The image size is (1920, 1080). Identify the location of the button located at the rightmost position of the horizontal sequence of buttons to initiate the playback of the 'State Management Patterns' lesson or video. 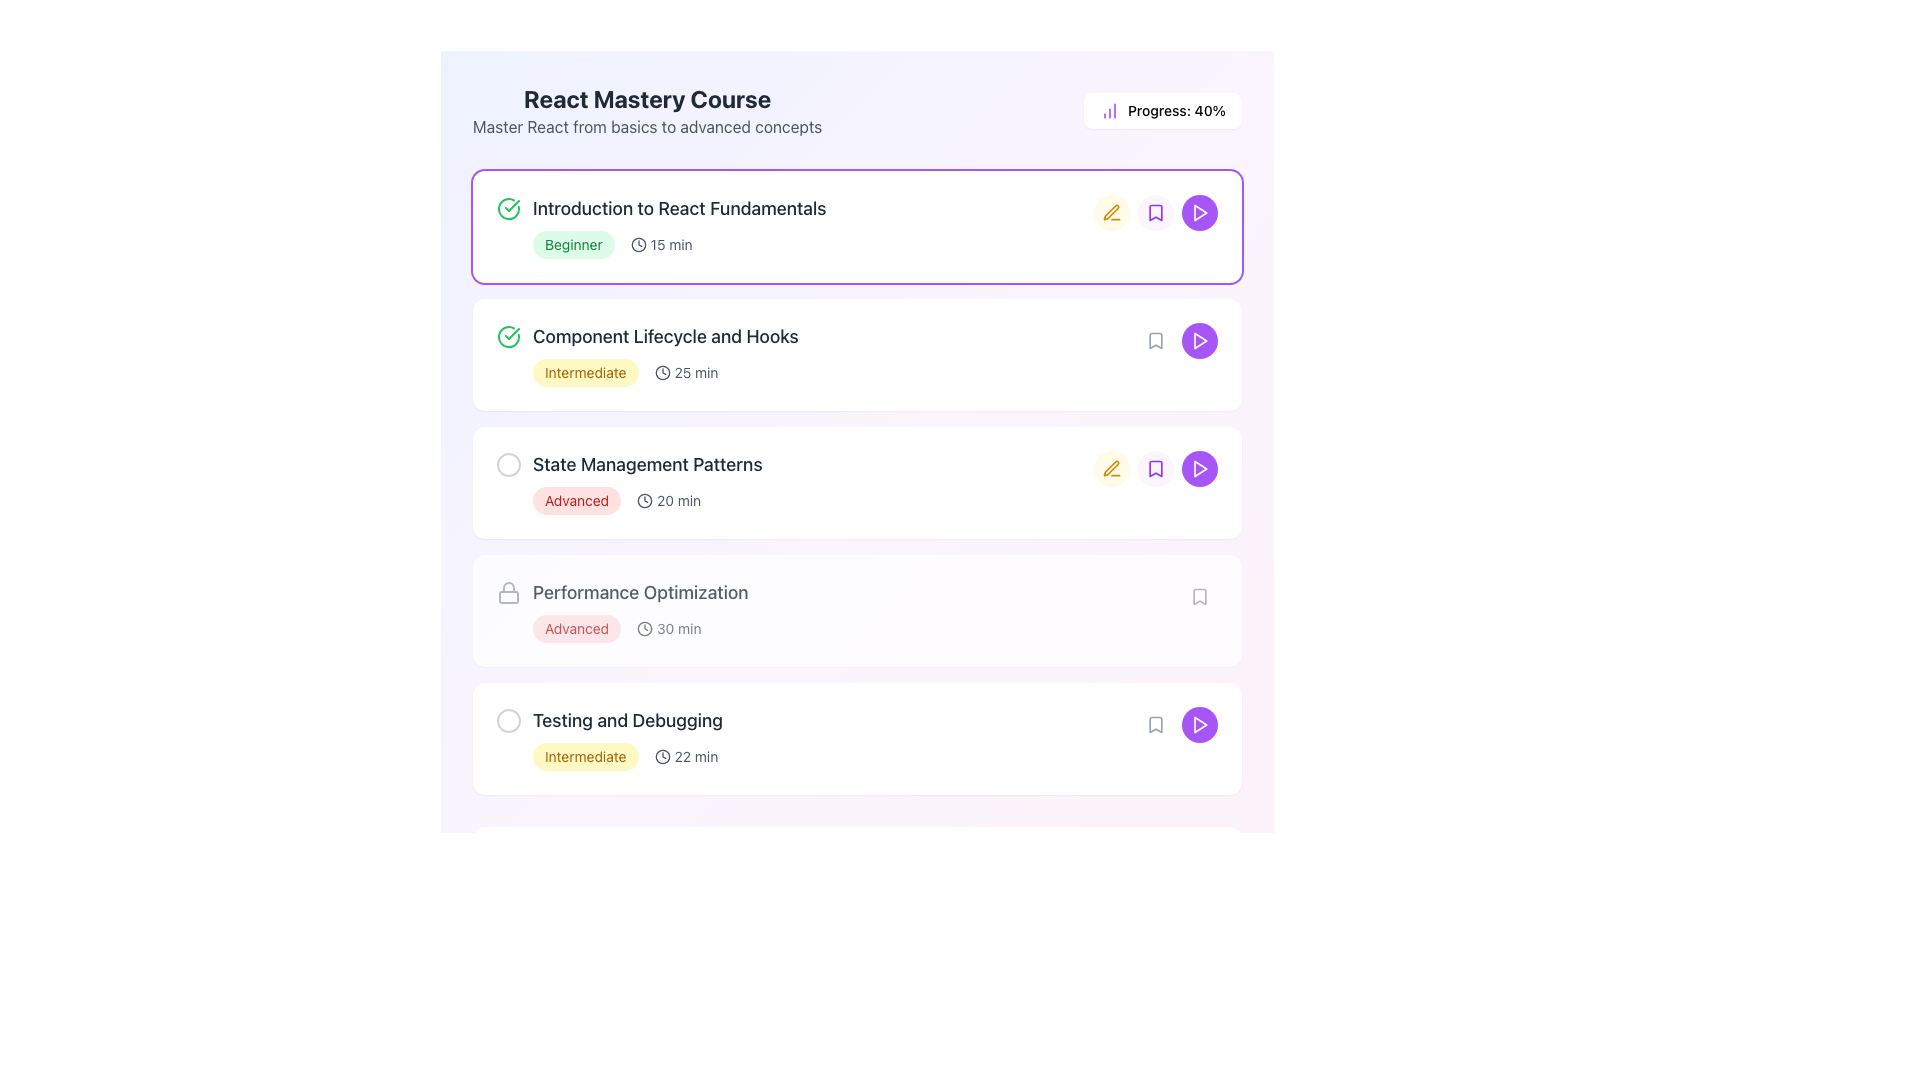
(1200, 469).